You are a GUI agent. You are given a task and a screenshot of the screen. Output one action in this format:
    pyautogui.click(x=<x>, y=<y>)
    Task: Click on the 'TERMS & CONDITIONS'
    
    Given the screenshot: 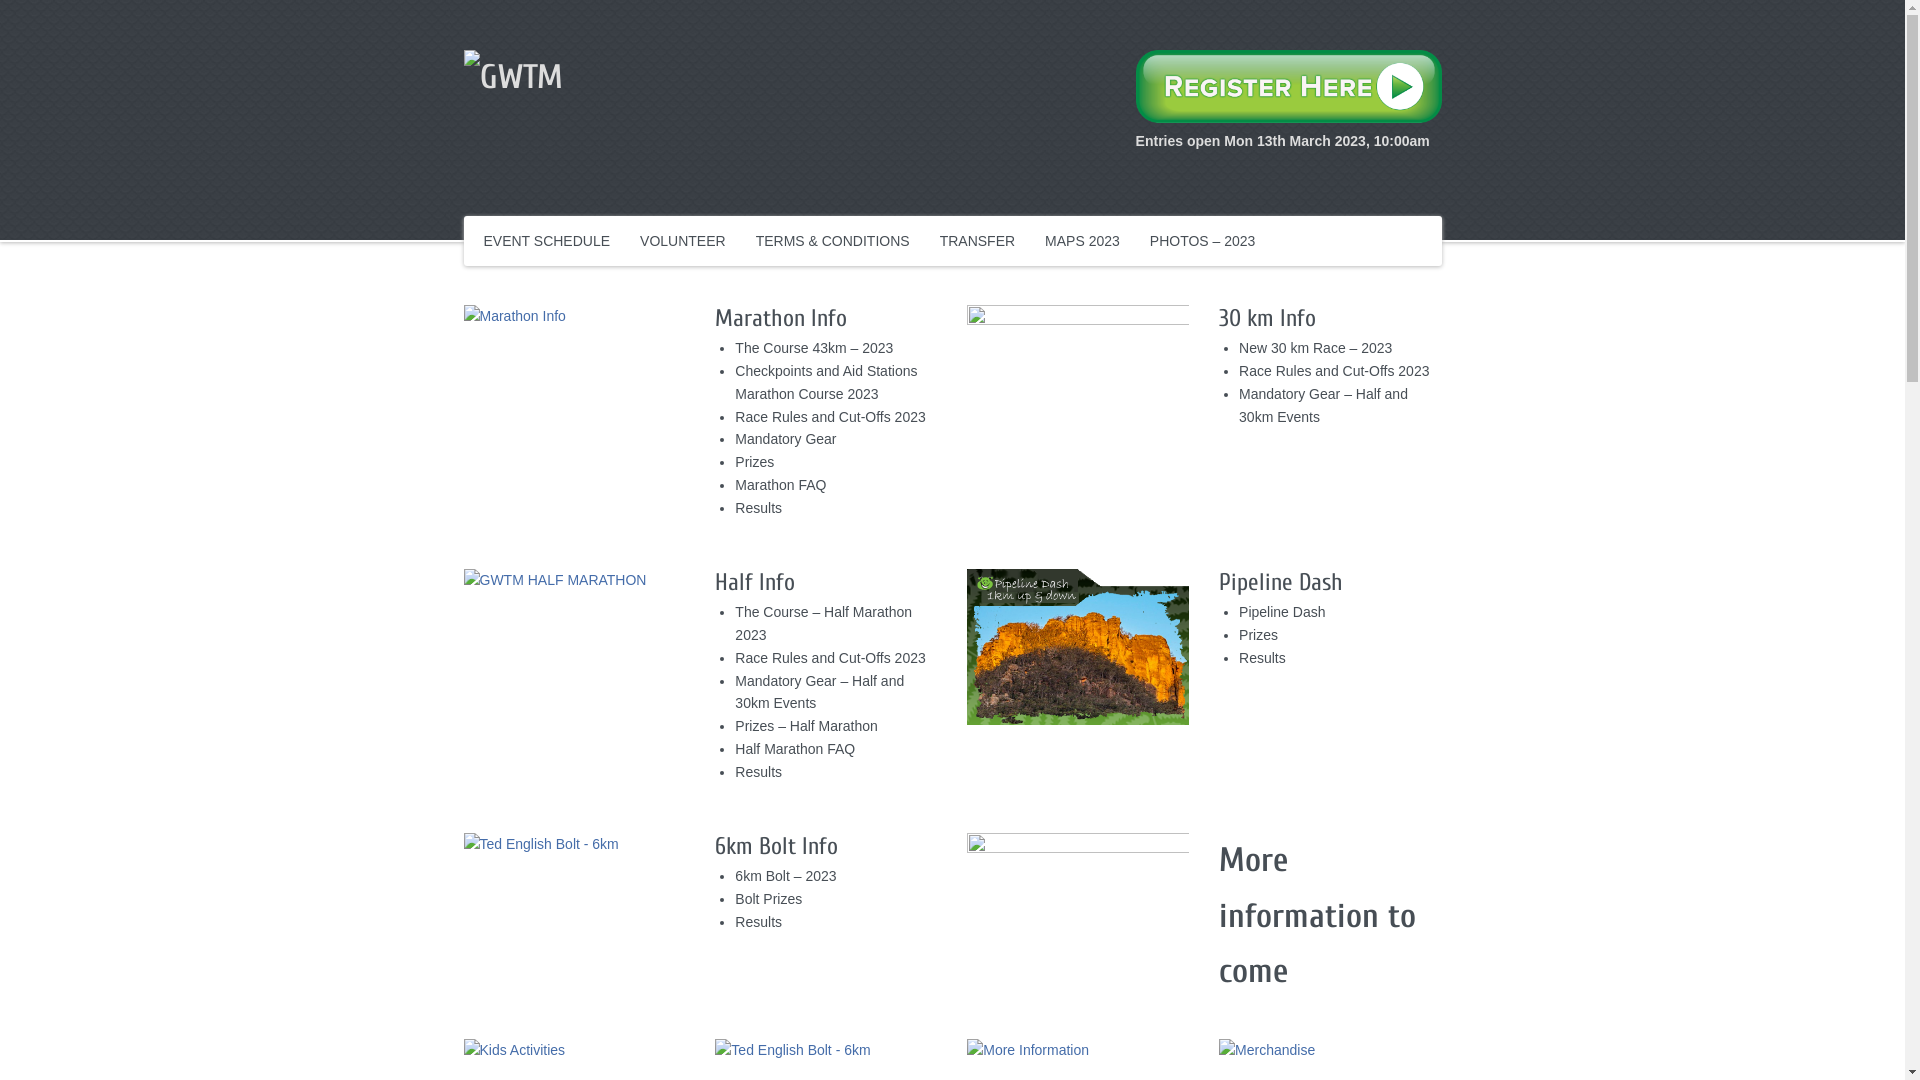 What is the action you would take?
    pyautogui.click(x=833, y=239)
    